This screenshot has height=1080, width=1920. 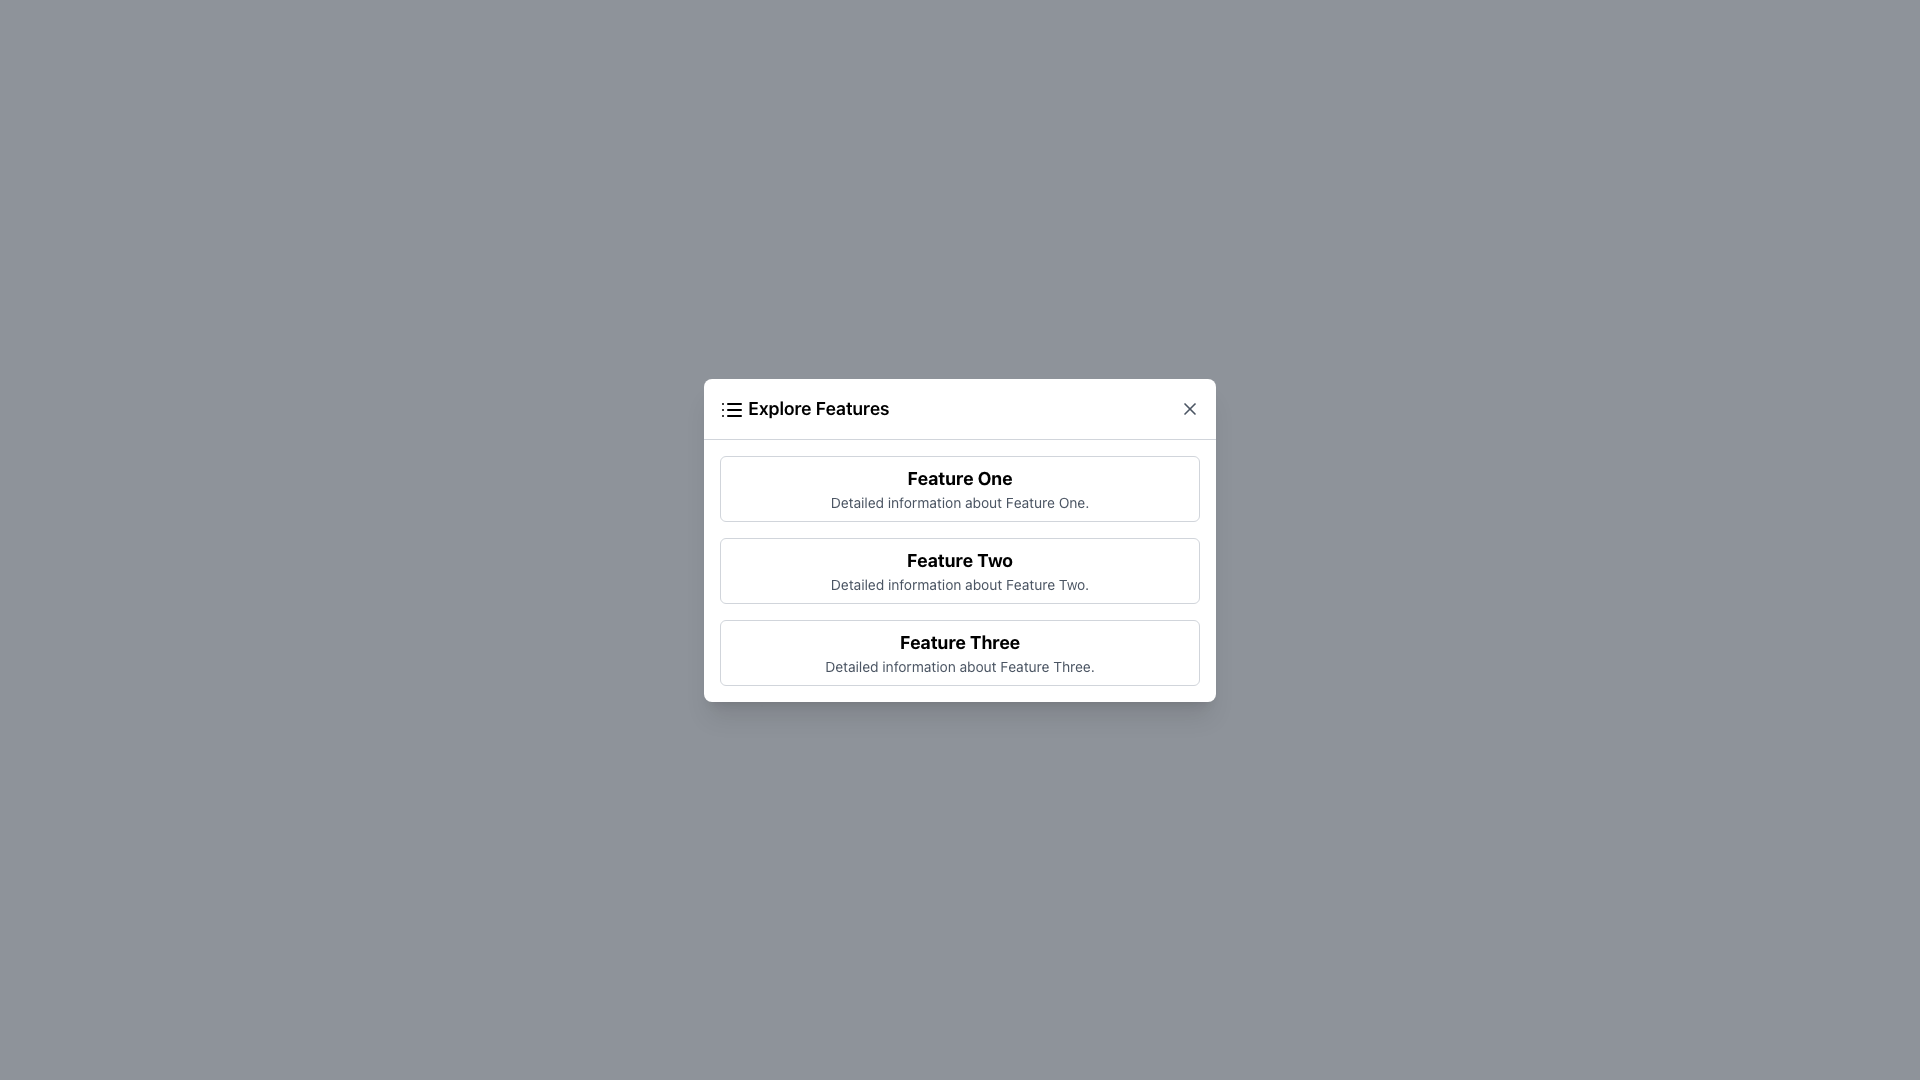 What do you see at coordinates (1190, 407) in the screenshot?
I see `the 'X' shaped icon located at the top-right corner of the modal dialog box, which is part of an SVG image` at bounding box center [1190, 407].